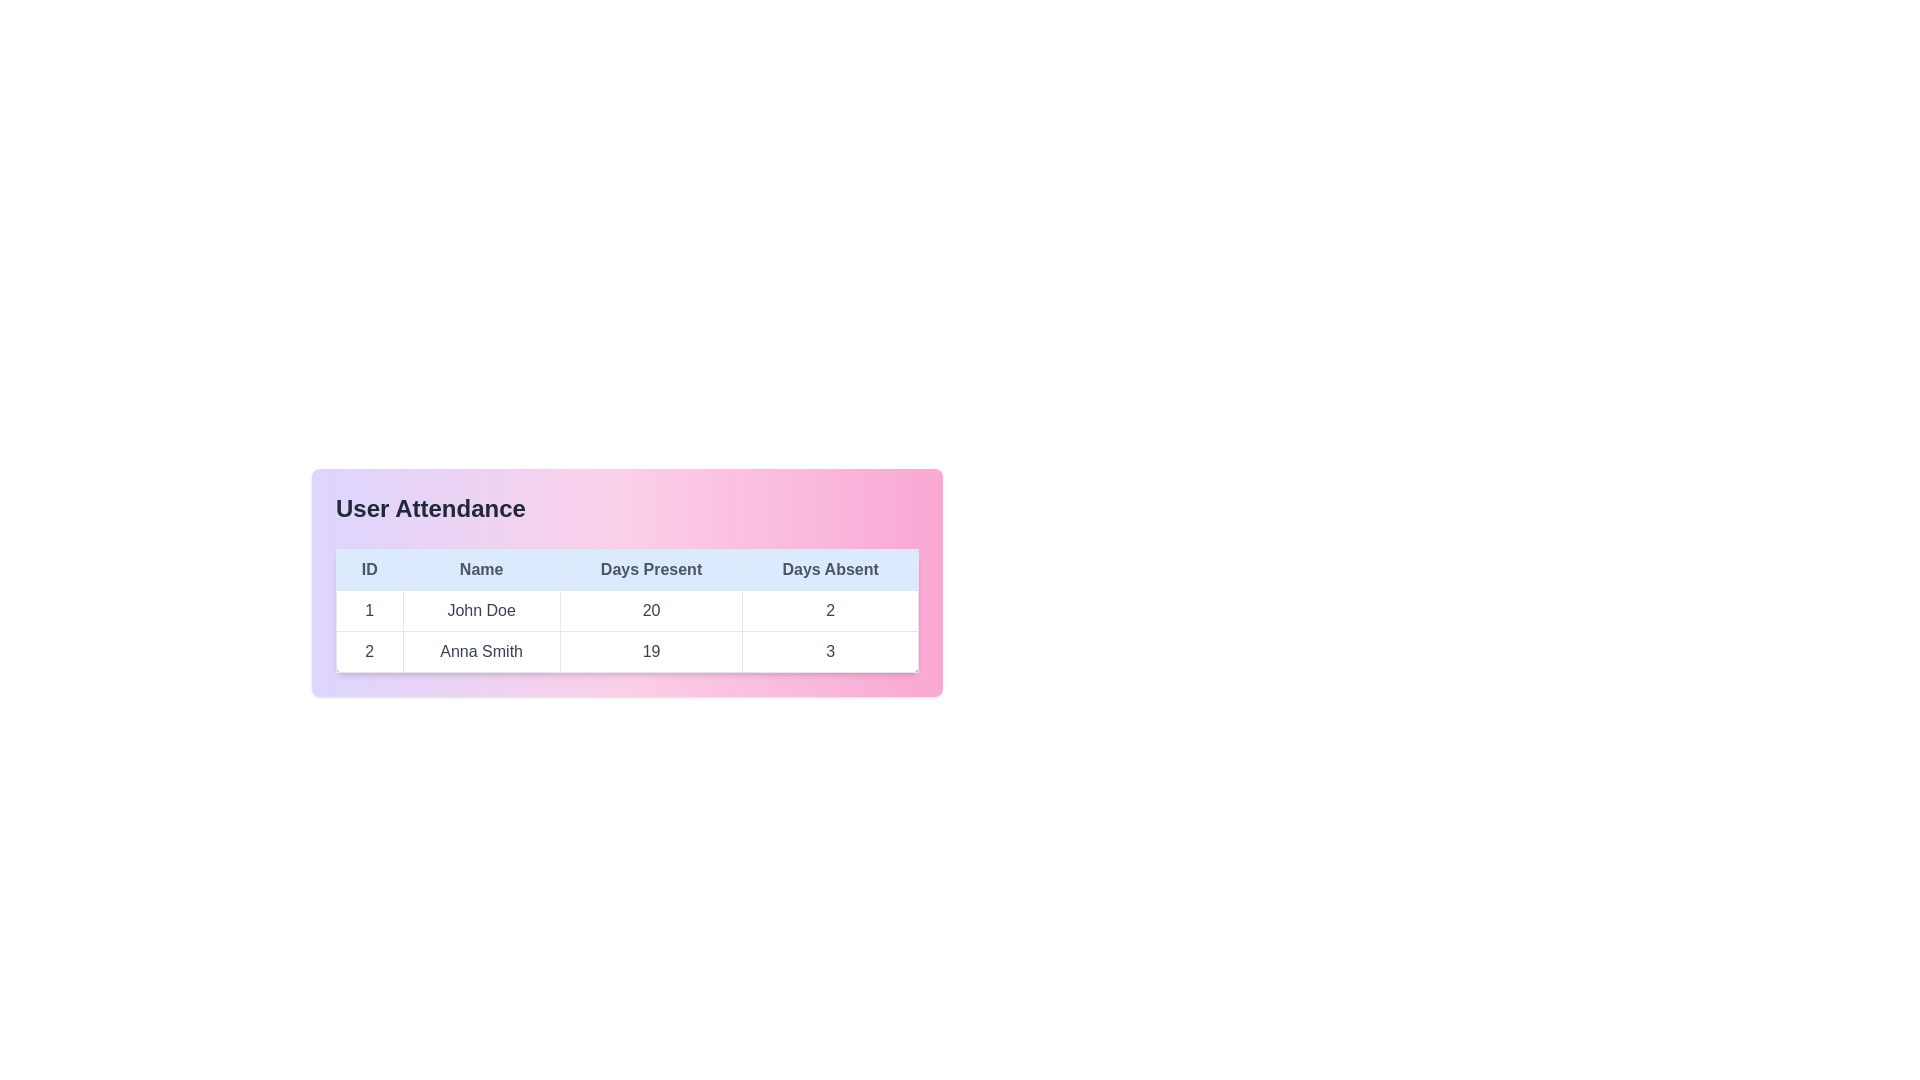  I want to click on the numeric label '2' located in the 'ID' column of the second row in the User Attendance table, so click(369, 651).